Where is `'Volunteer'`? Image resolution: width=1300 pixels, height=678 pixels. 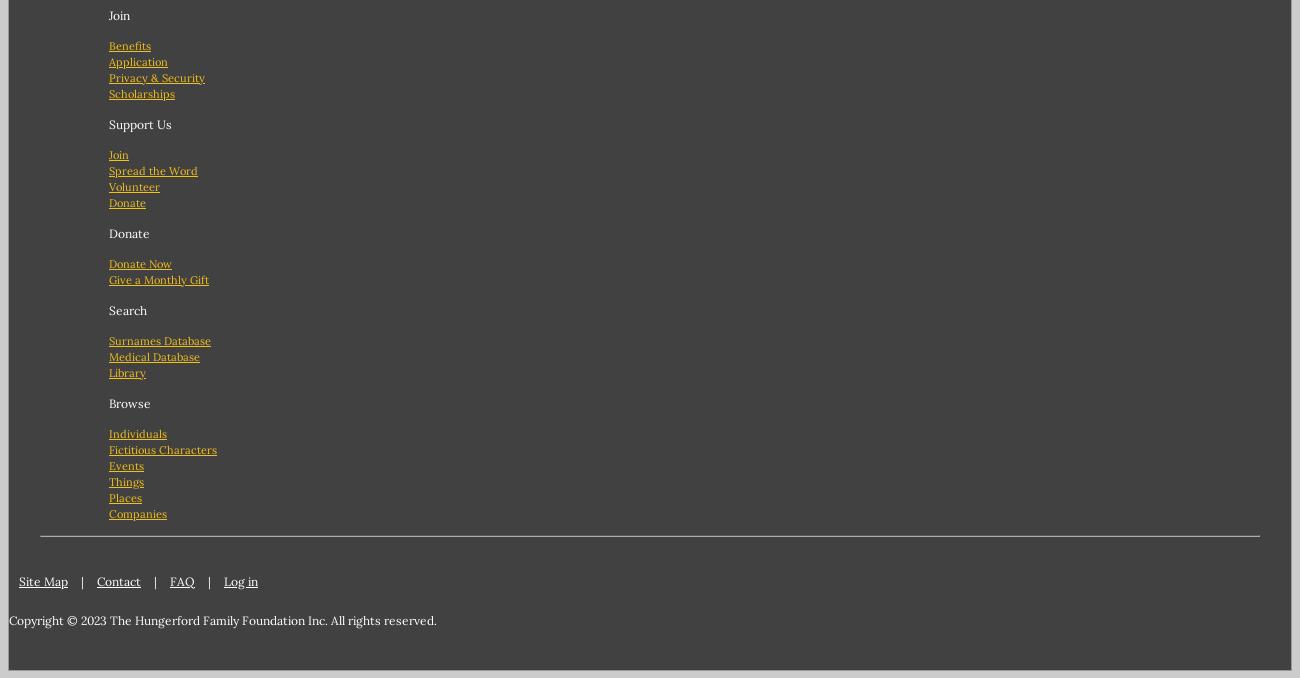
'Volunteer' is located at coordinates (133, 185).